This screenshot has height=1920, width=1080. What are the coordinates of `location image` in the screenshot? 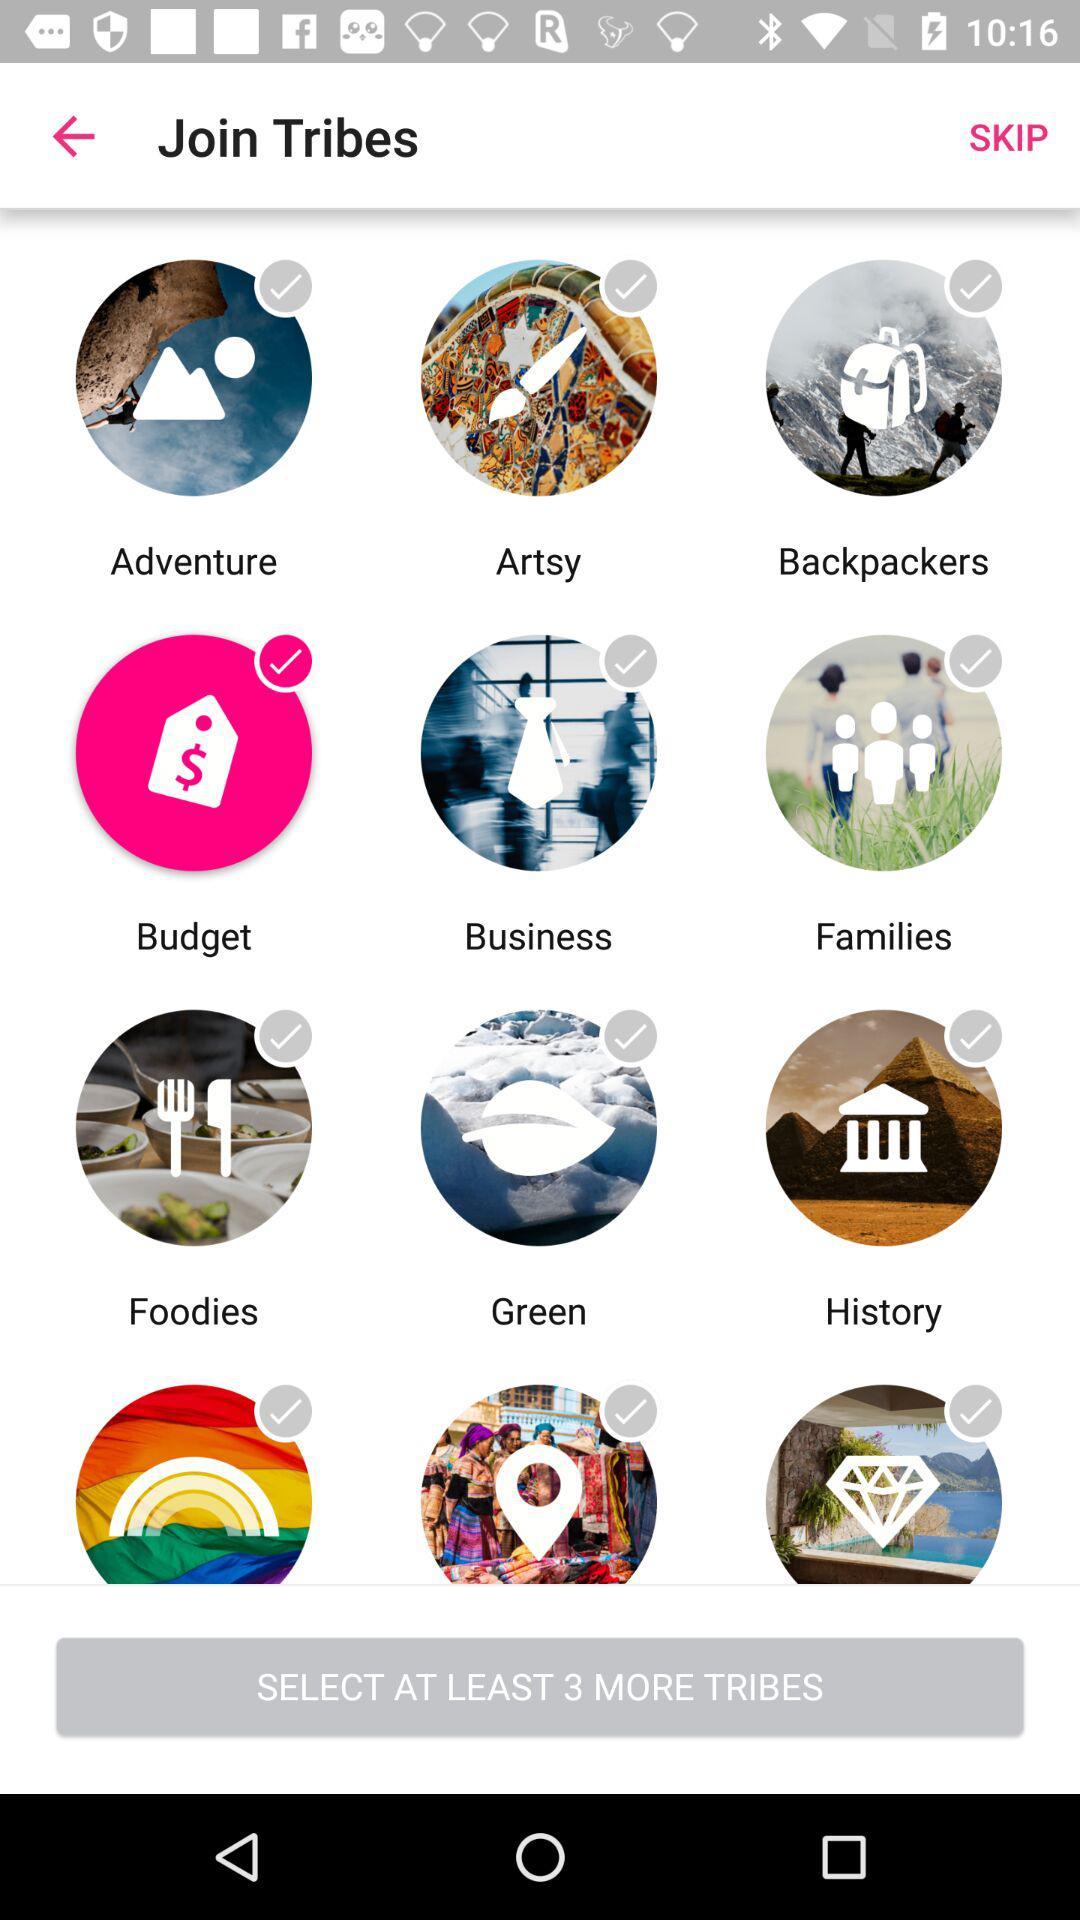 It's located at (537, 1459).